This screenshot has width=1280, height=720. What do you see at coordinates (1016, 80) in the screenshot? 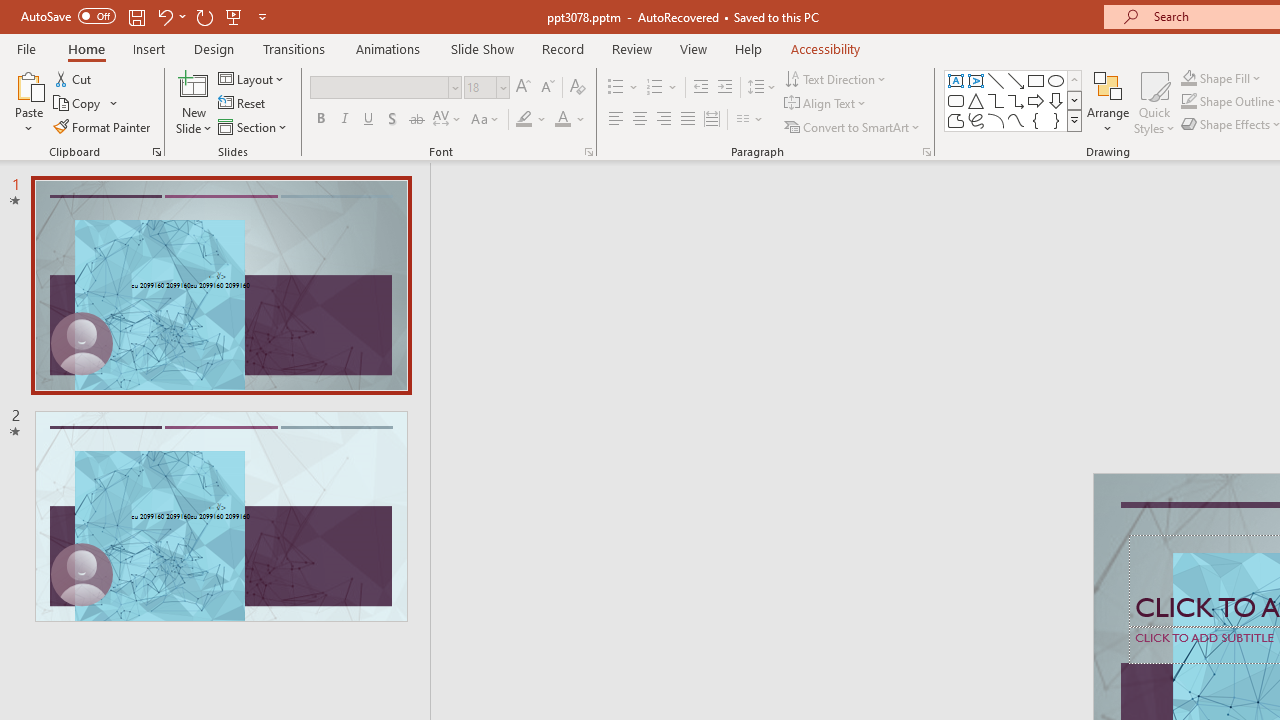
I see `'Line Arrow'` at bounding box center [1016, 80].